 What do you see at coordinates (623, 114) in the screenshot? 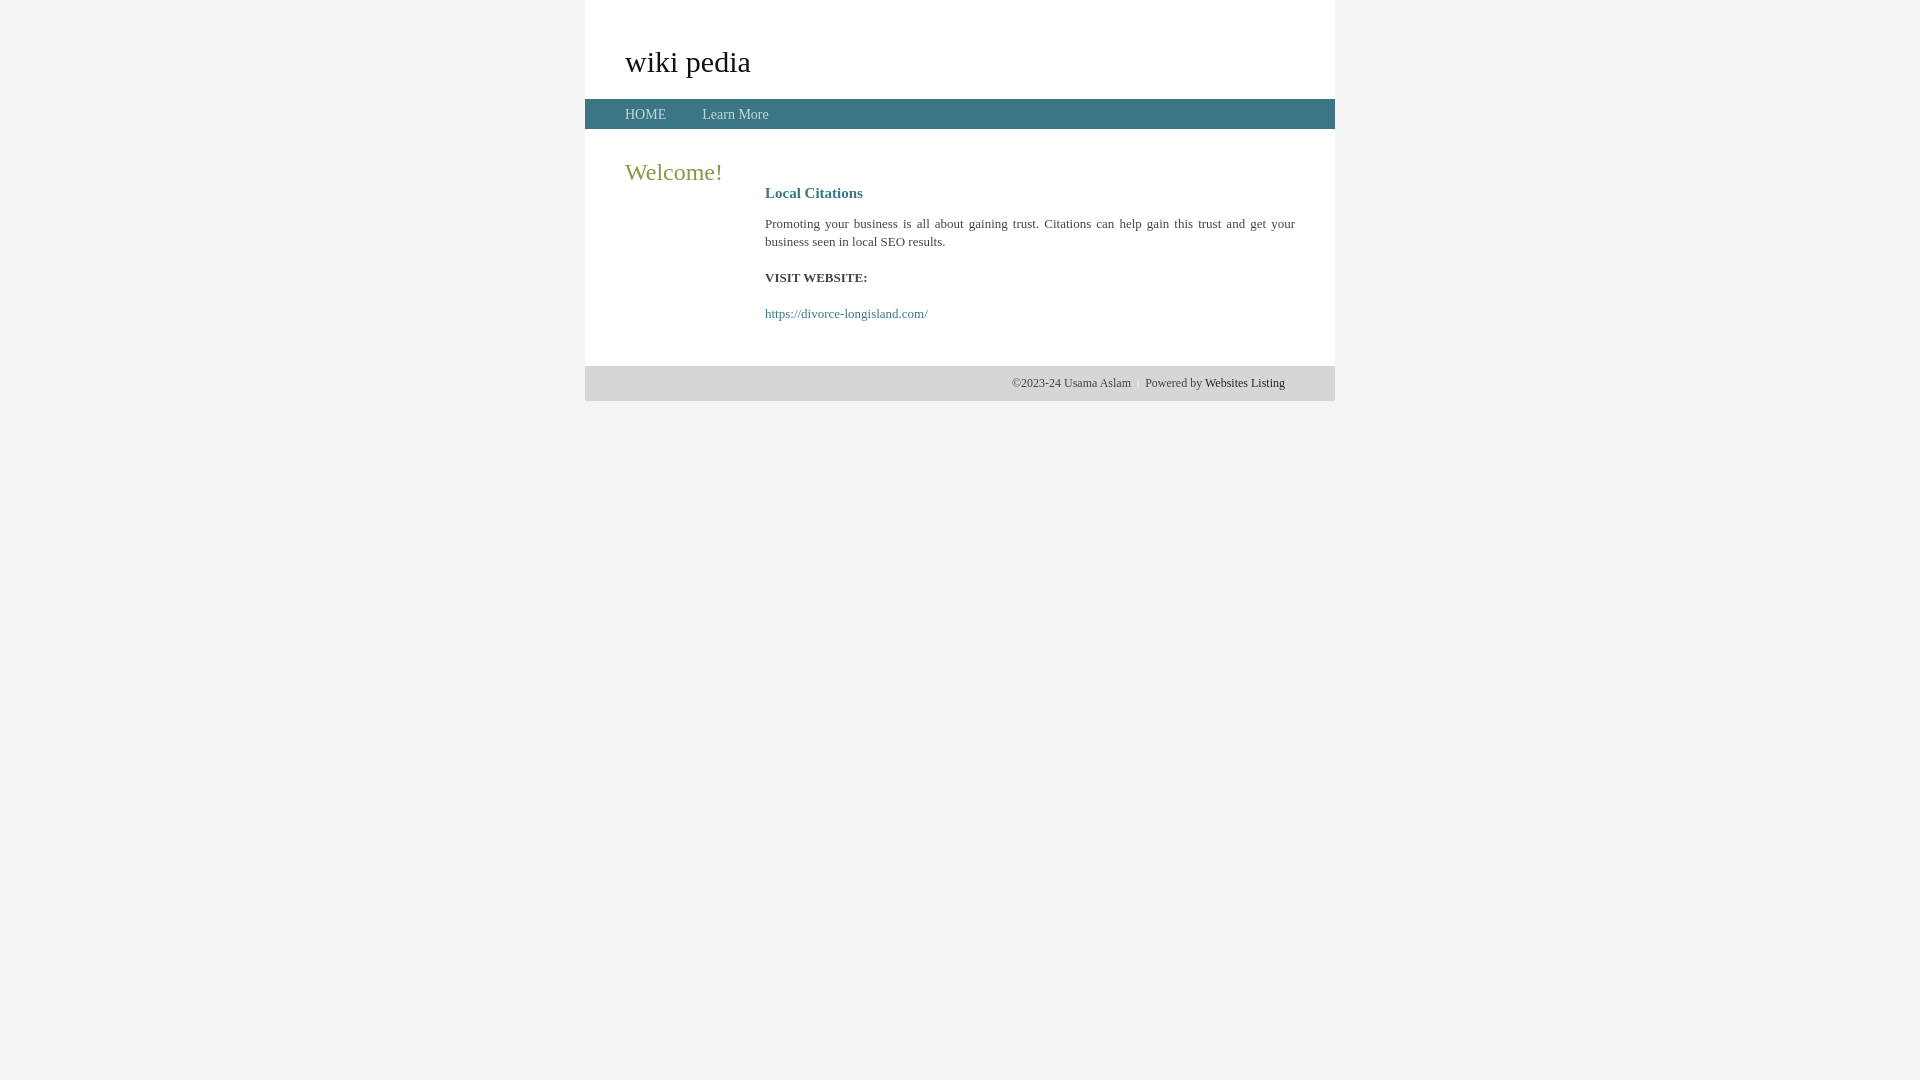
I see `'HOME'` at bounding box center [623, 114].